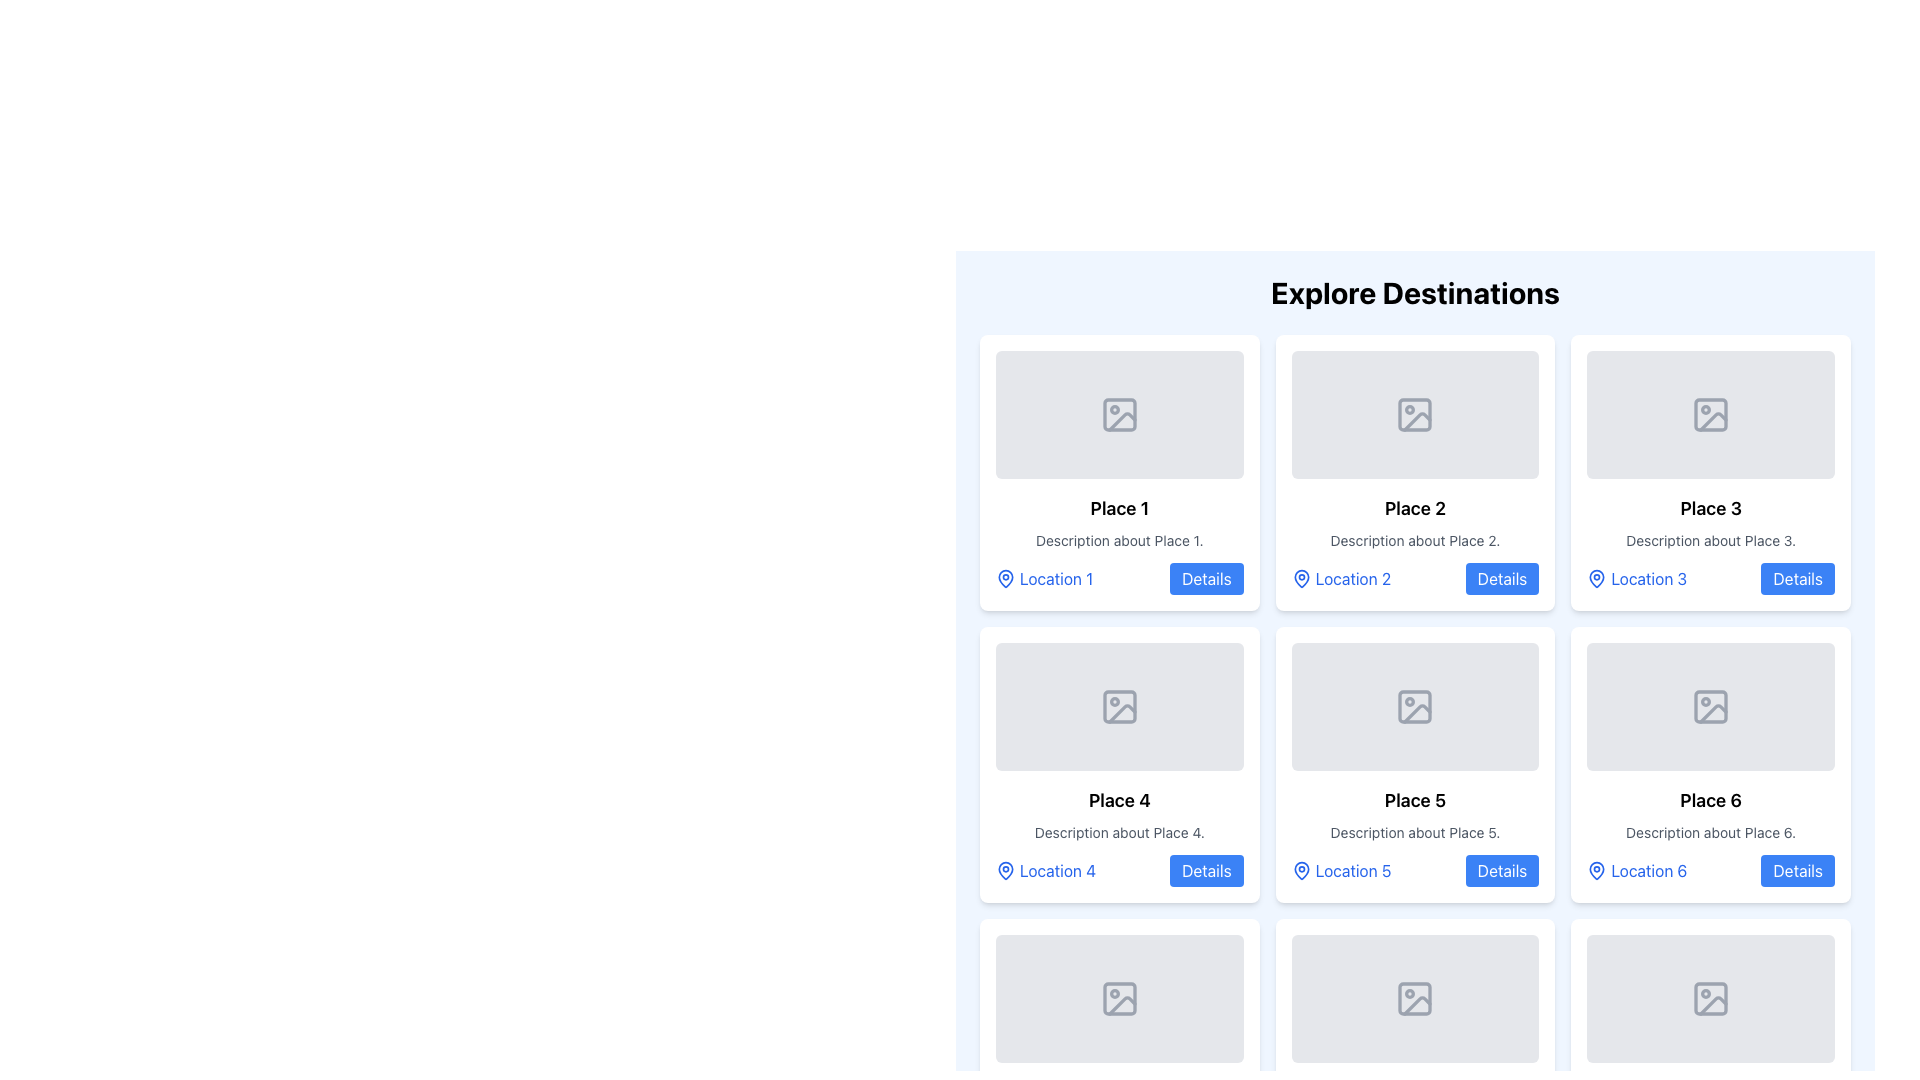 This screenshot has height=1080, width=1920. I want to click on the interactive label or hyperlink that consists of a blue location marker icon and the text label 'Location 1', so click(1043, 578).